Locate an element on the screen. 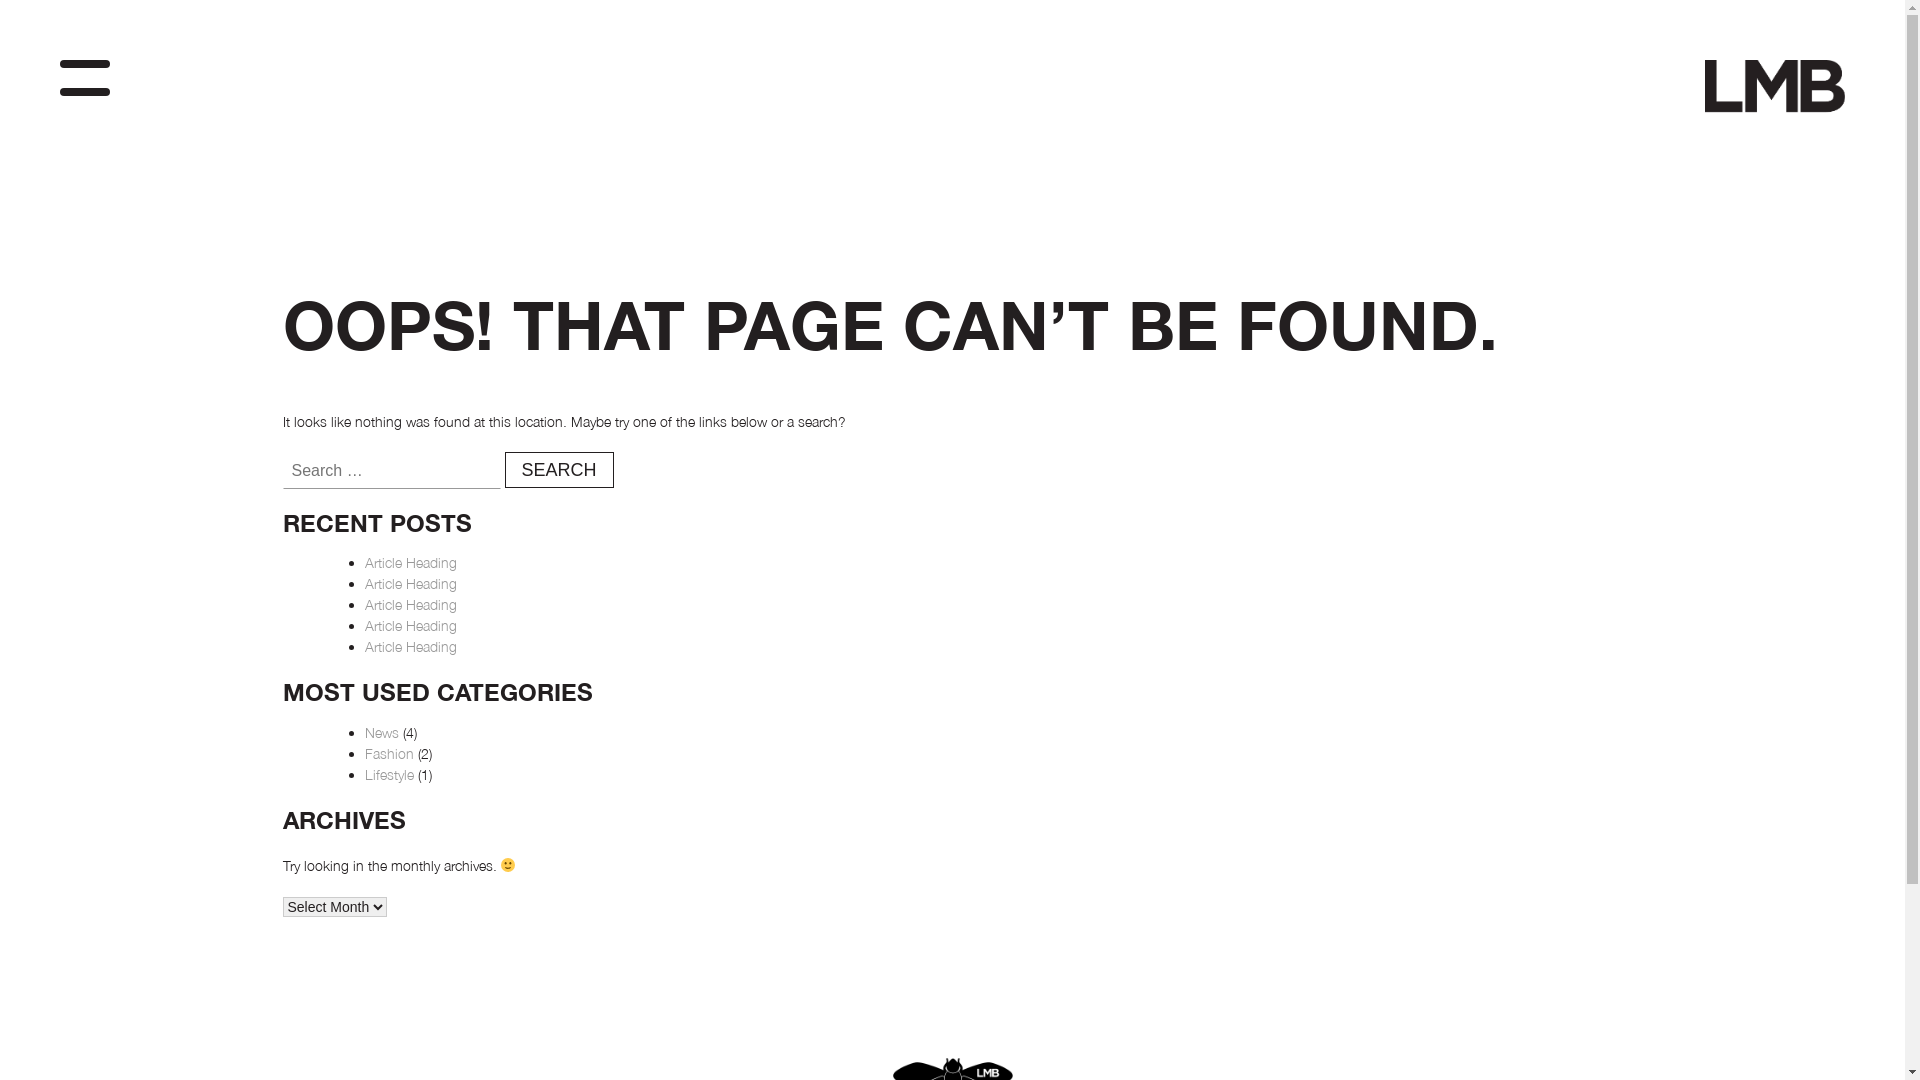 Image resolution: width=1920 pixels, height=1080 pixels. 'Article Heading' is located at coordinates (408, 624).